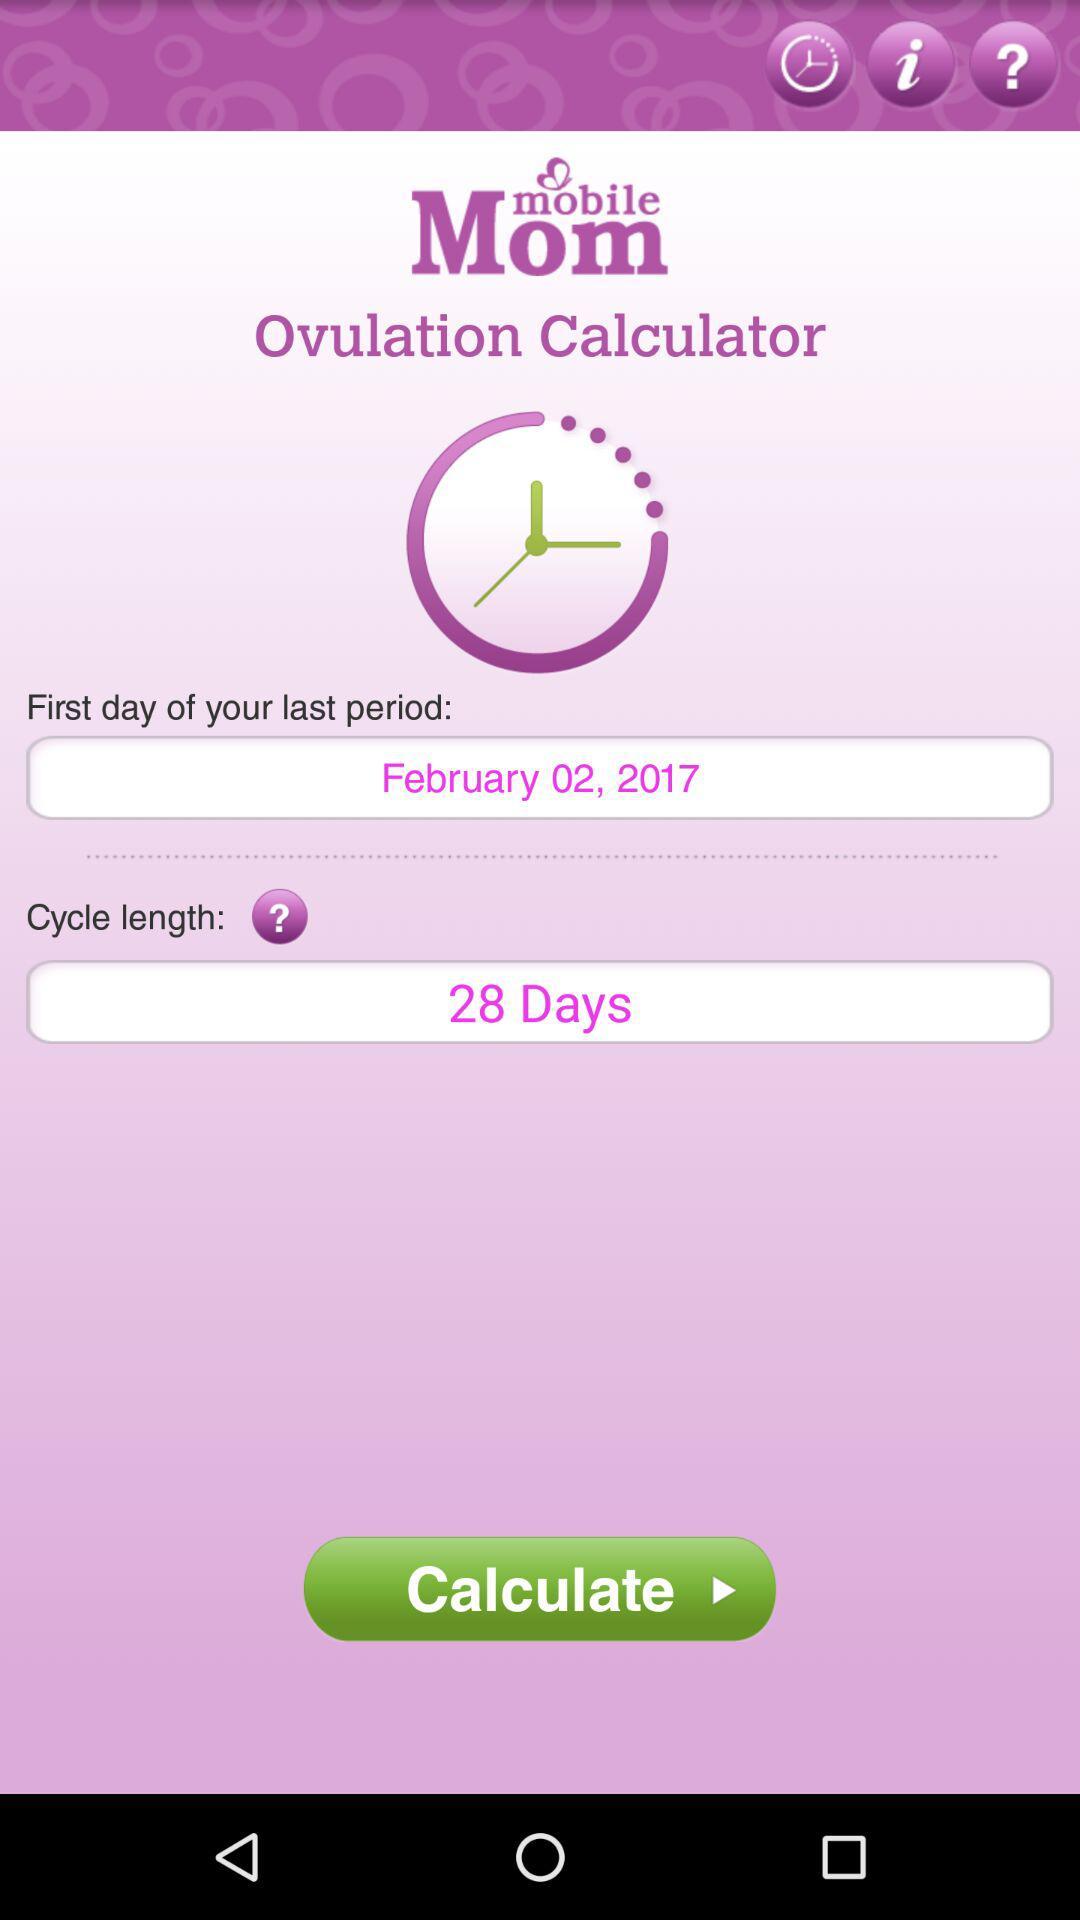 The width and height of the screenshot is (1080, 1920). Describe the element at coordinates (540, 776) in the screenshot. I see `the february 02, 2017 item` at that location.